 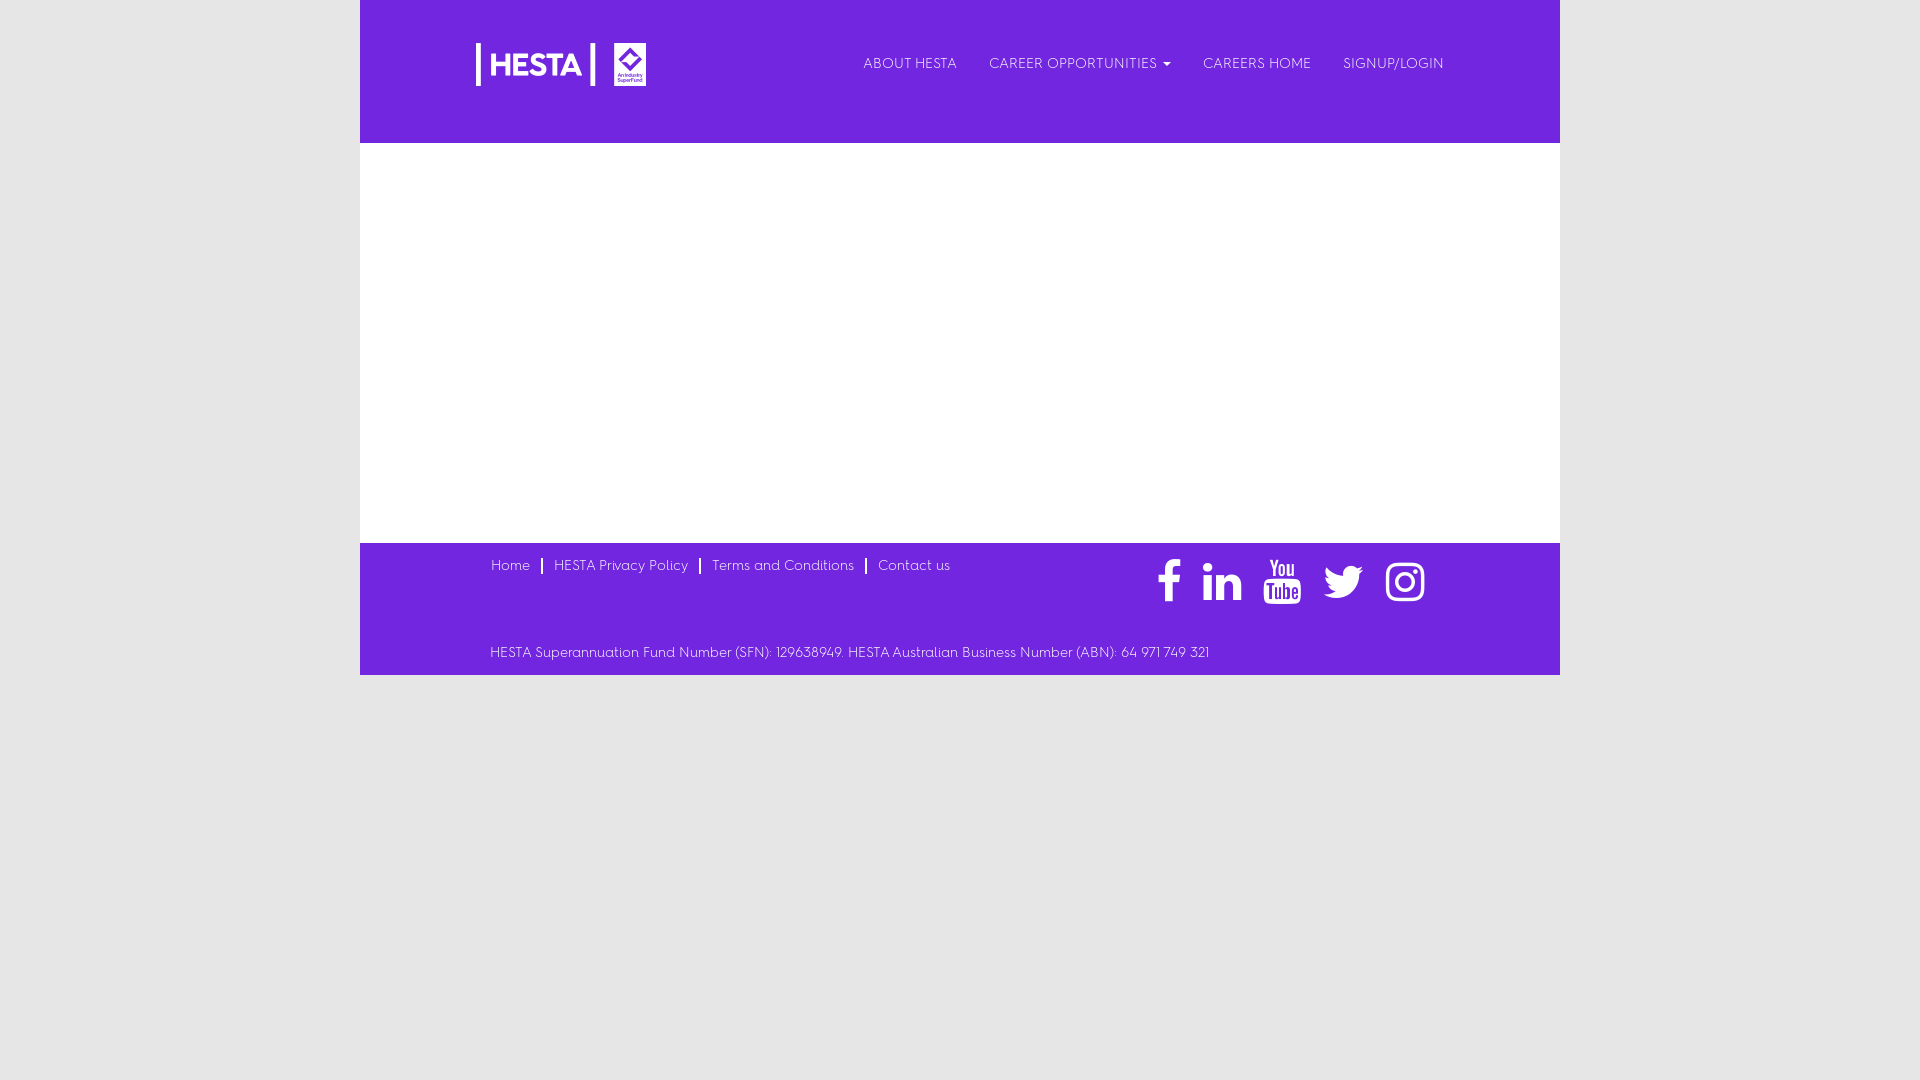 I want to click on 'HESTA Logo', so click(x=560, y=63).